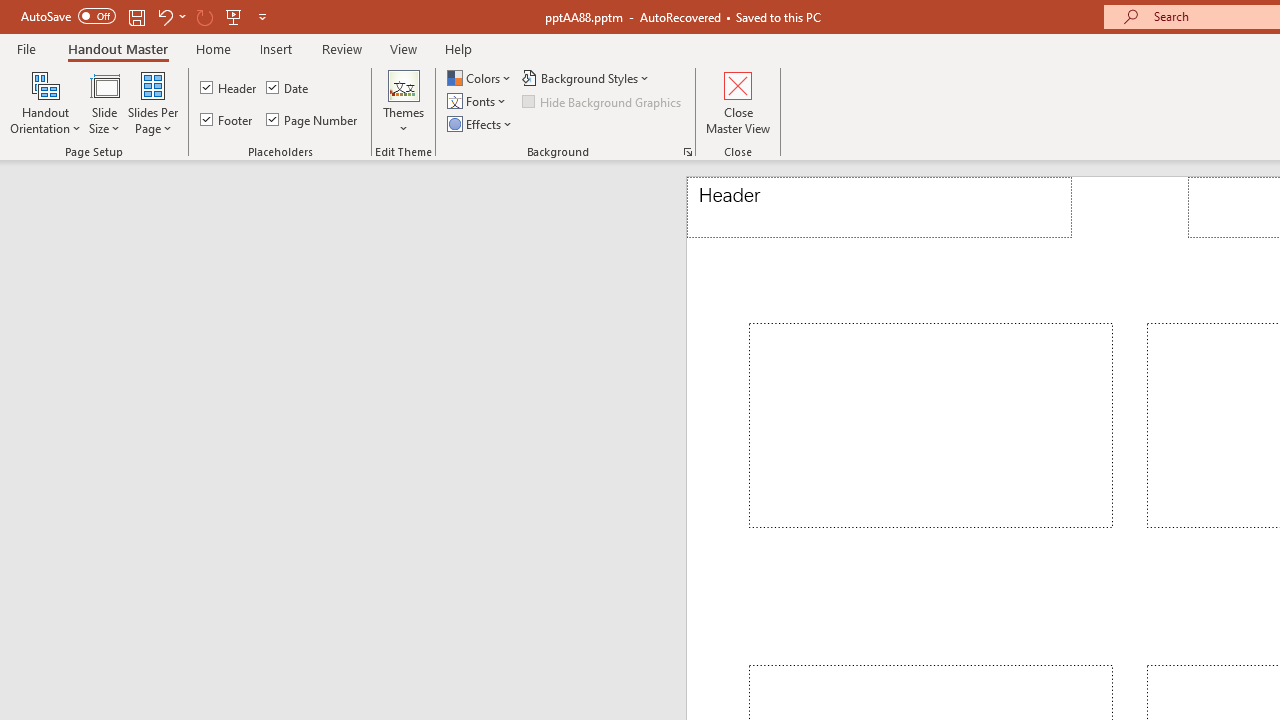 The width and height of the screenshot is (1280, 720). Describe the element at coordinates (585, 77) in the screenshot. I see `'Background Styles'` at that location.